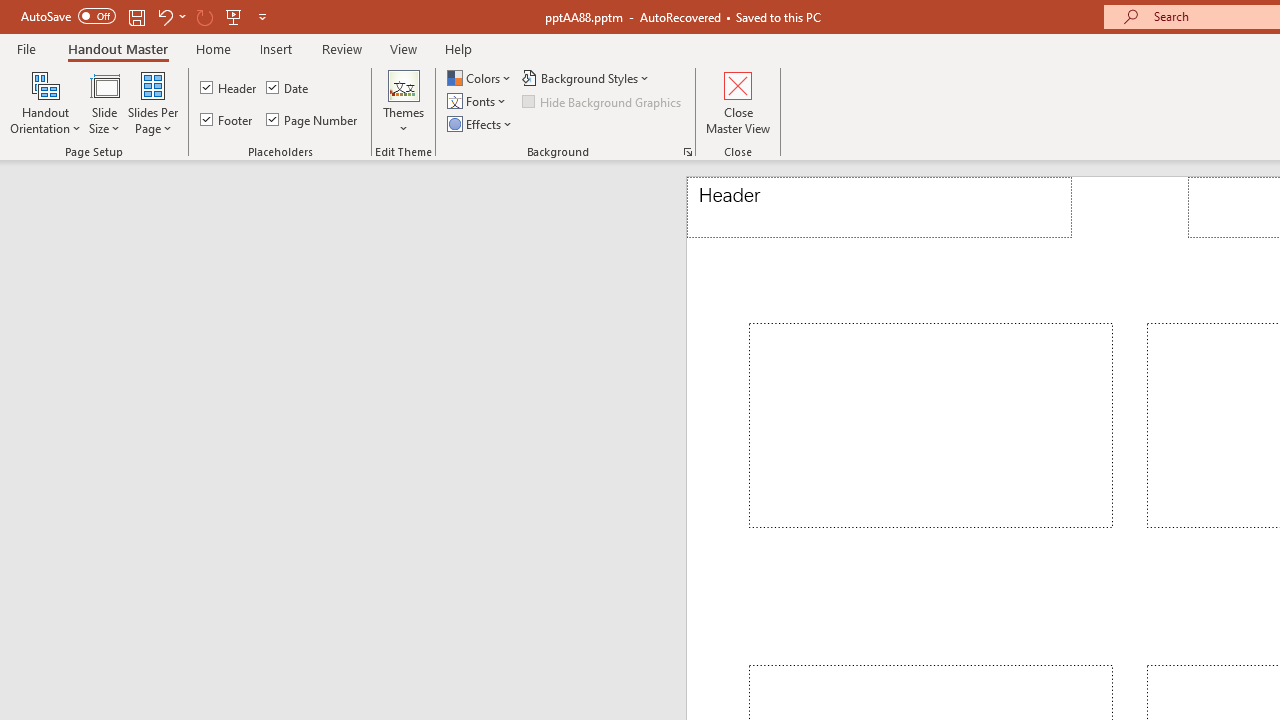 The width and height of the screenshot is (1280, 720). Describe the element at coordinates (585, 77) in the screenshot. I see `'Background Styles'` at that location.